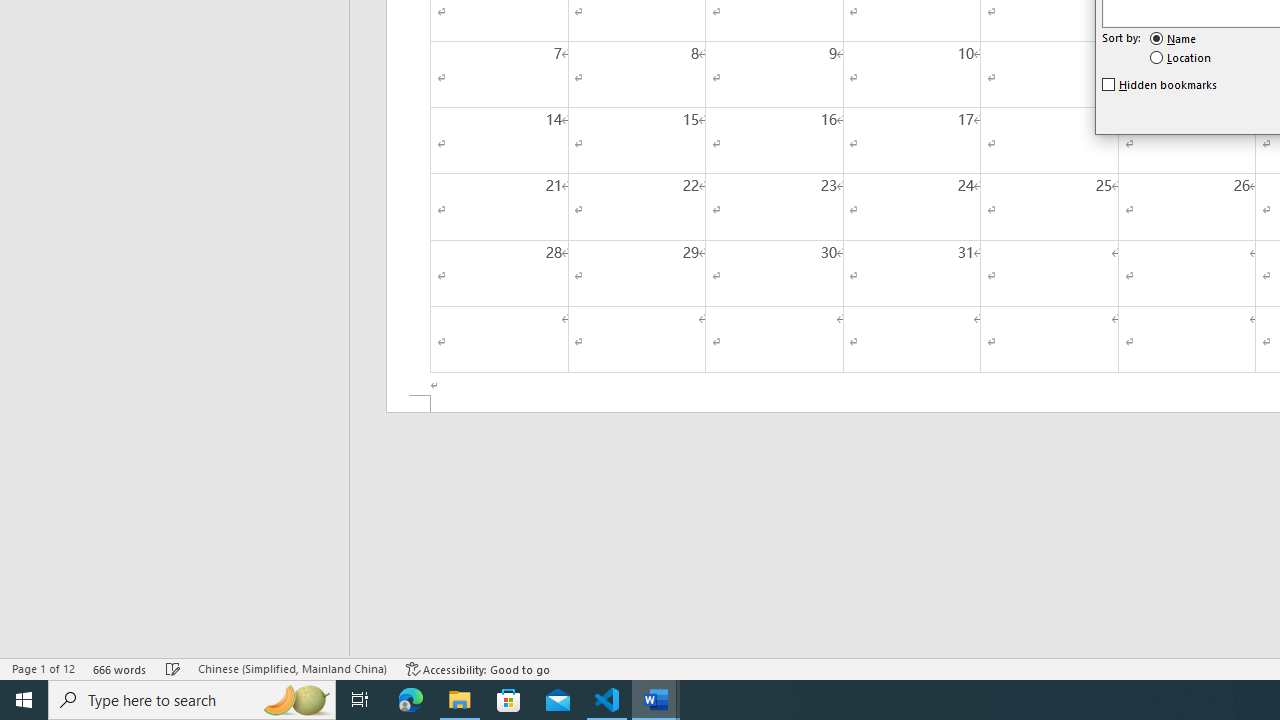  Describe the element at coordinates (606, 698) in the screenshot. I see `'Visual Studio Code - 1 running window'` at that location.